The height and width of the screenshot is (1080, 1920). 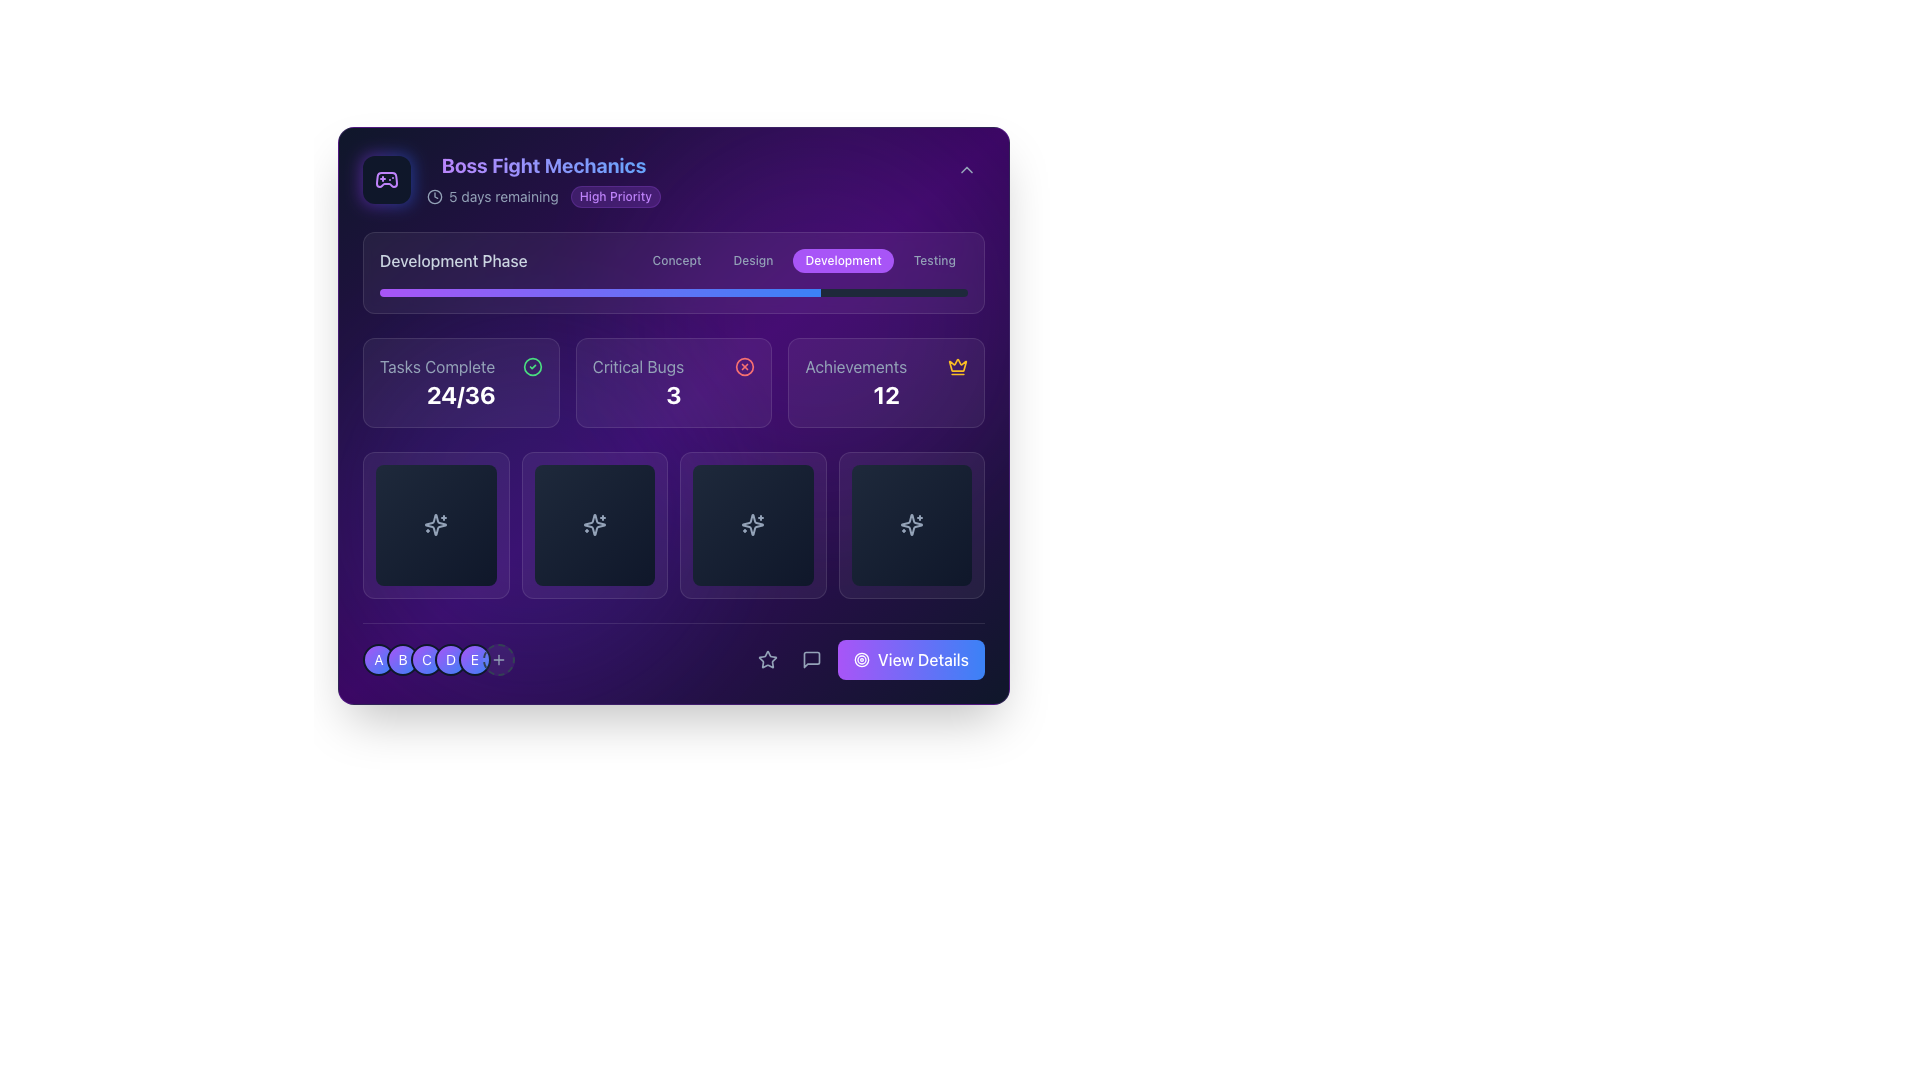 I want to click on the 'Add' or 'Create New' button located at the bottom left of the interface to change its border and text color, so click(x=499, y=659).